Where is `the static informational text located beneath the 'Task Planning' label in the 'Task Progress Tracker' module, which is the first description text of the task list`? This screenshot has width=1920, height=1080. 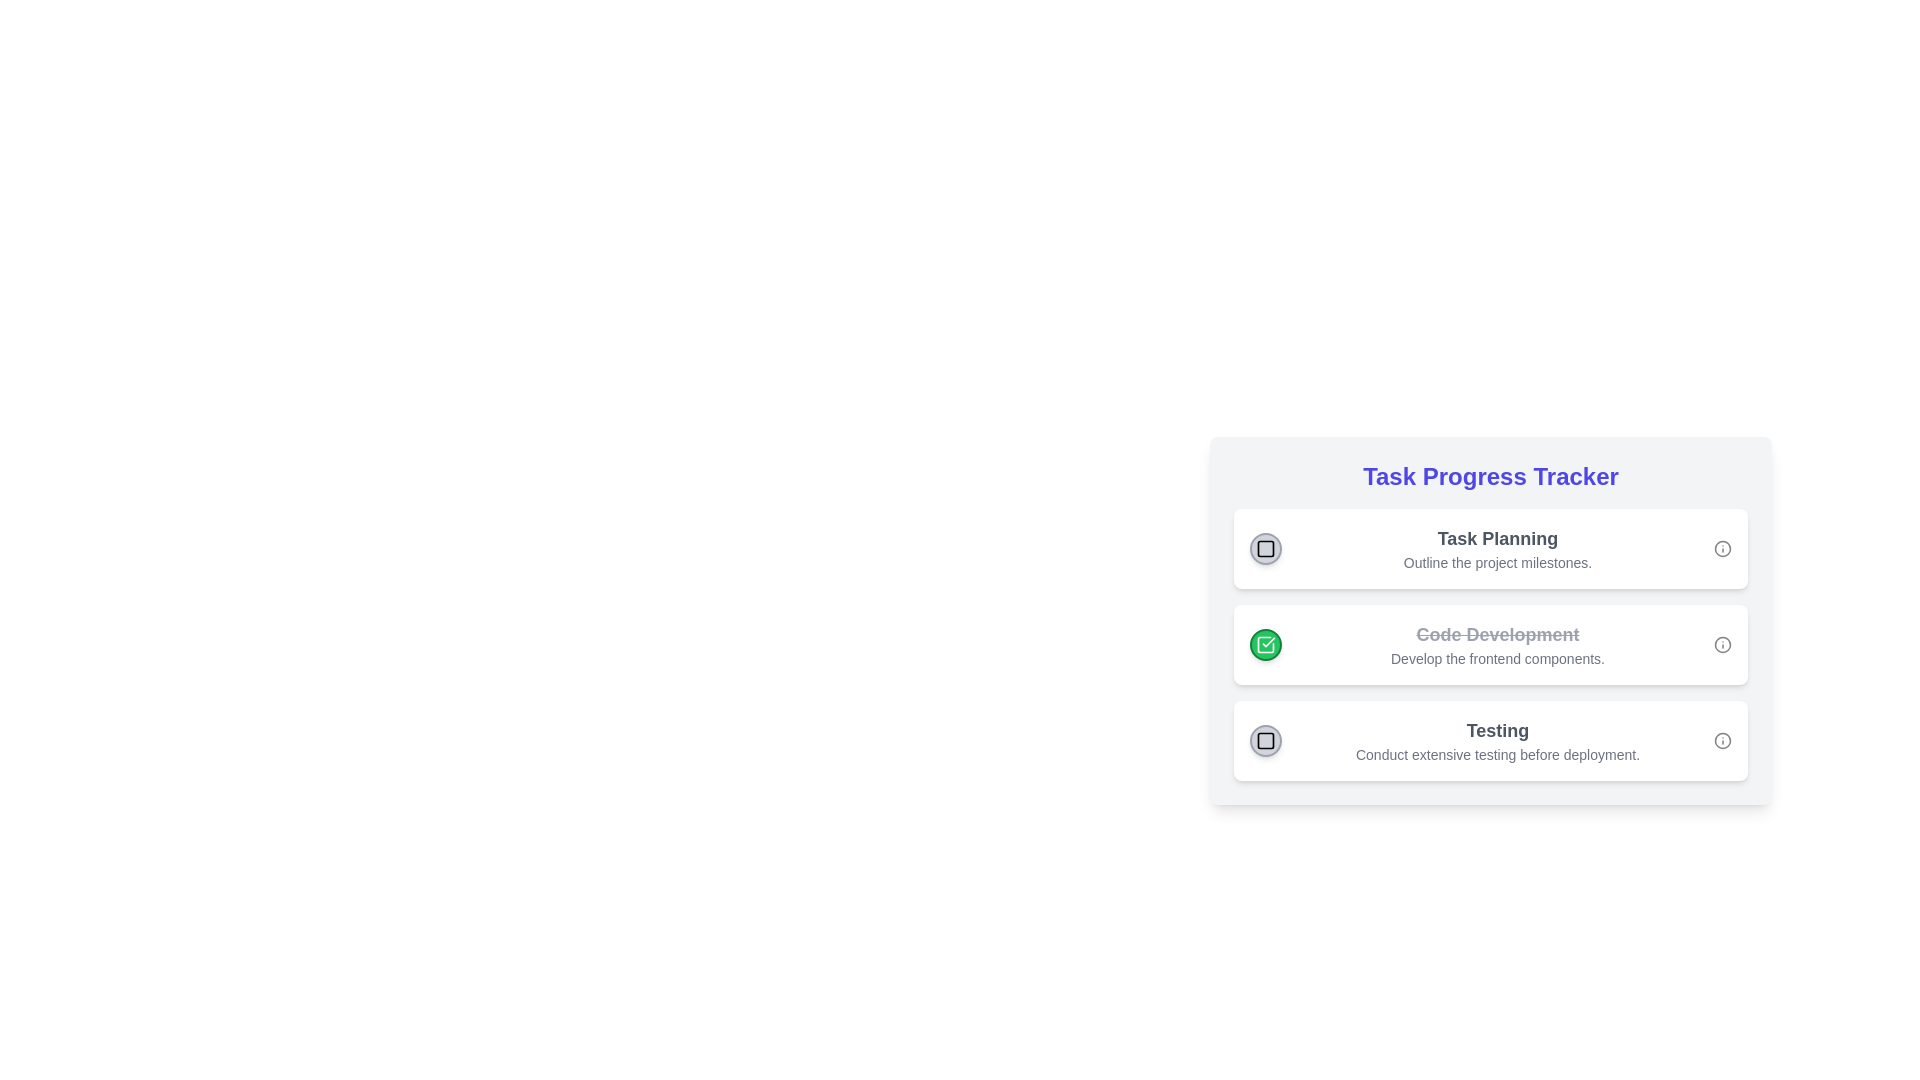
the static informational text located beneath the 'Task Planning' label in the 'Task Progress Tracker' module, which is the first description text of the task list is located at coordinates (1497, 563).